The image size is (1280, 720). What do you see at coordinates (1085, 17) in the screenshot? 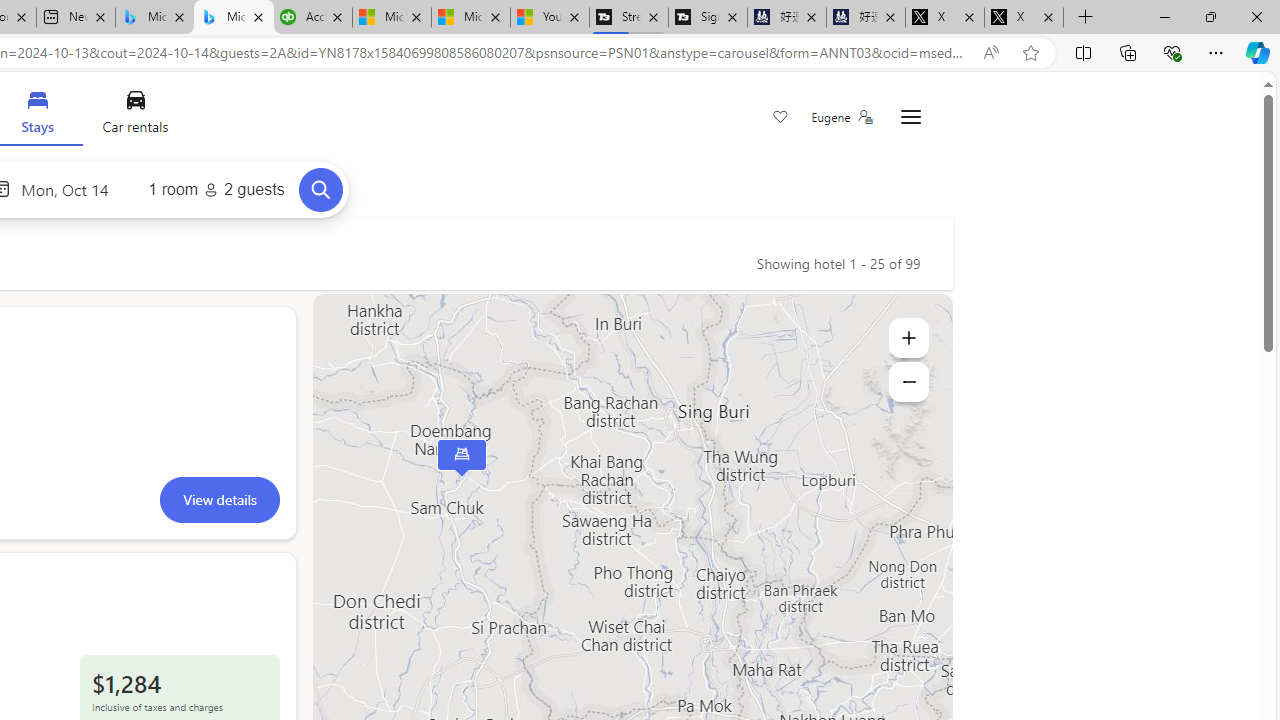
I see `'New Tab'` at bounding box center [1085, 17].